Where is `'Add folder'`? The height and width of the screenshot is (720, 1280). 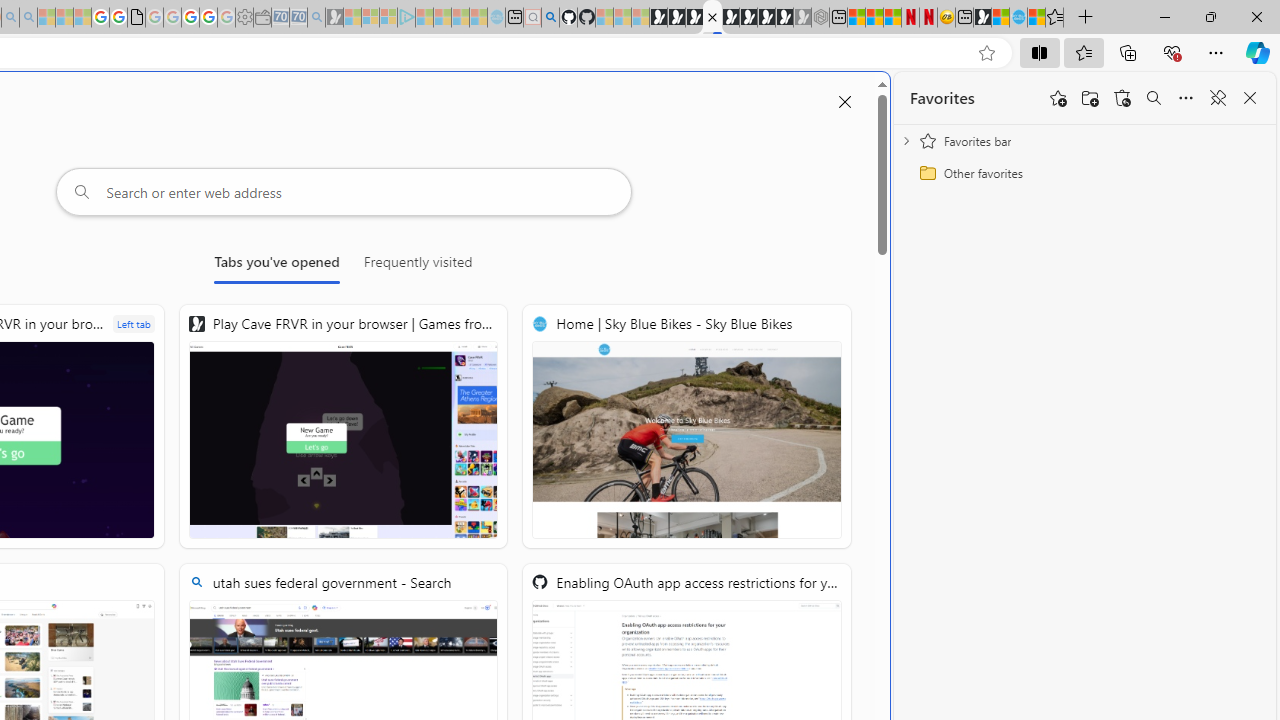 'Add folder' is located at coordinates (1088, 98).